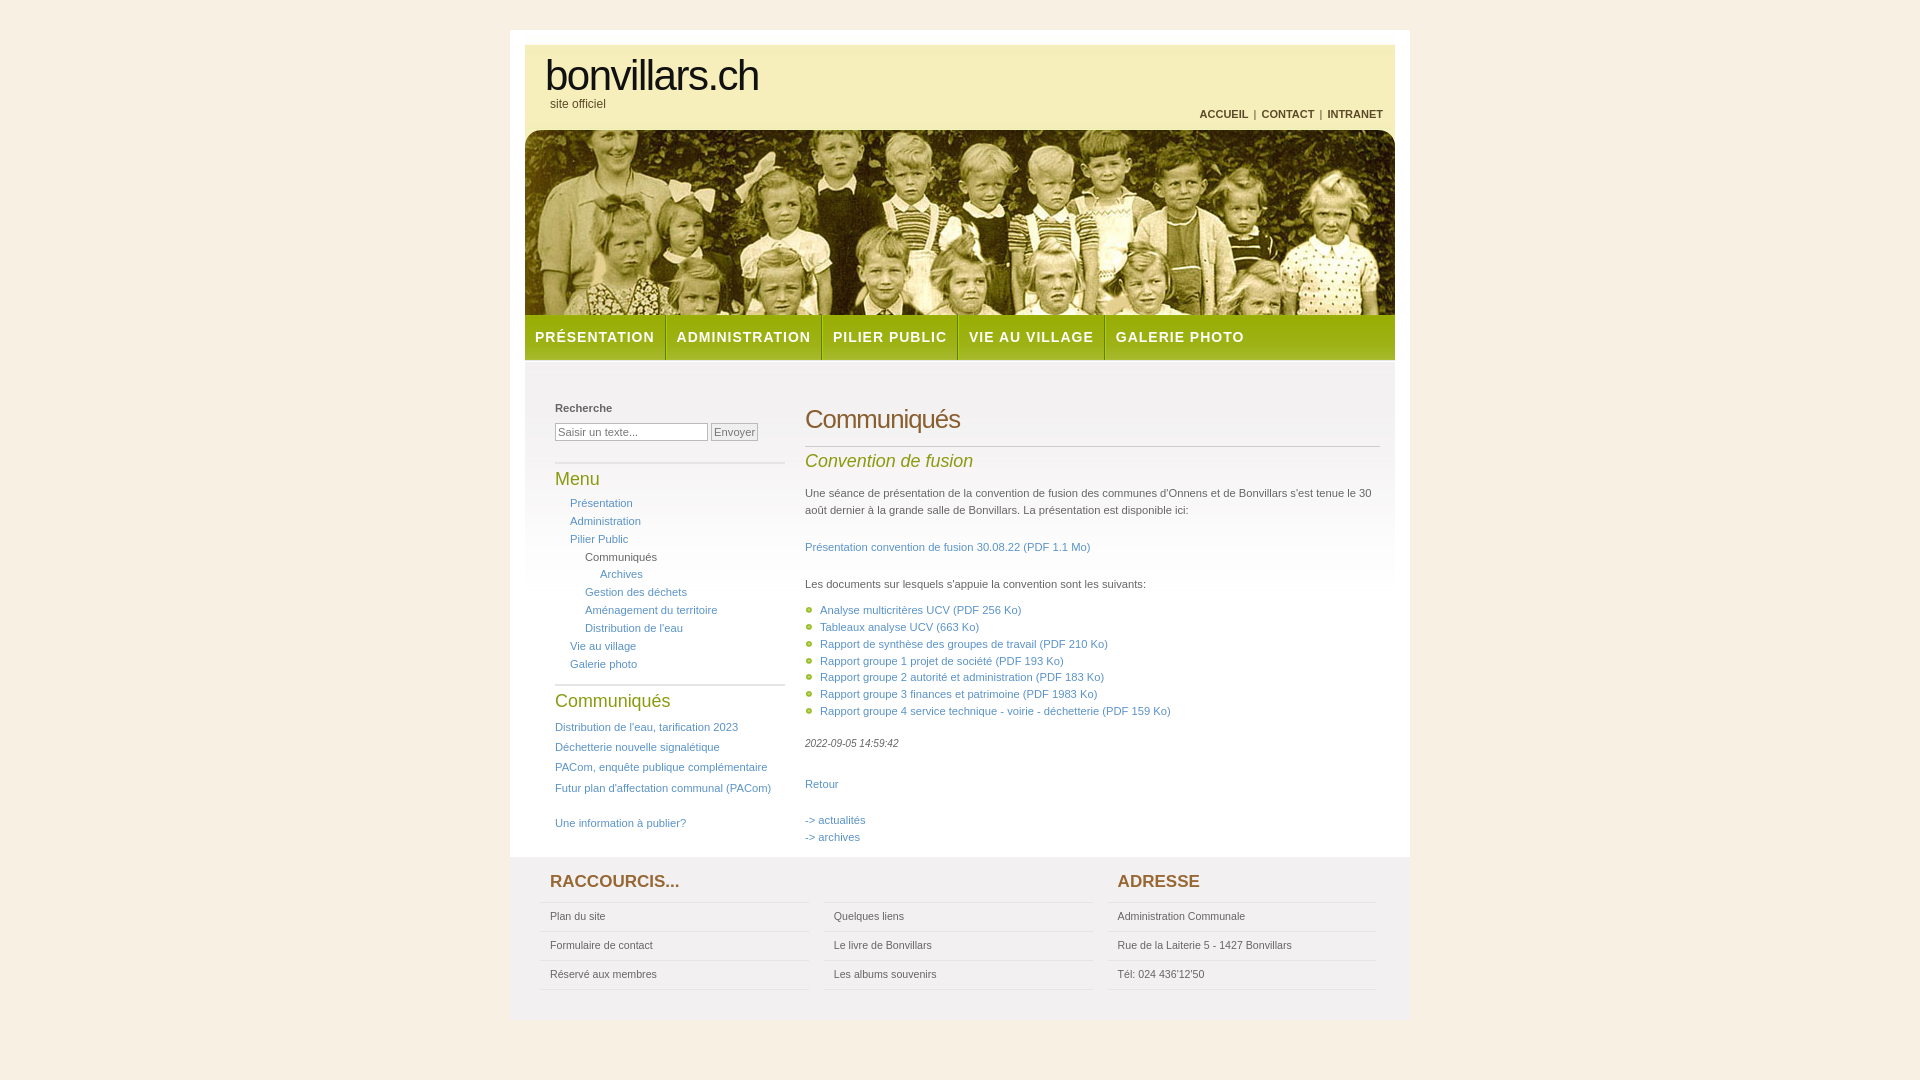 The height and width of the screenshot is (1080, 1920). I want to click on 'Archives', so click(620, 574).